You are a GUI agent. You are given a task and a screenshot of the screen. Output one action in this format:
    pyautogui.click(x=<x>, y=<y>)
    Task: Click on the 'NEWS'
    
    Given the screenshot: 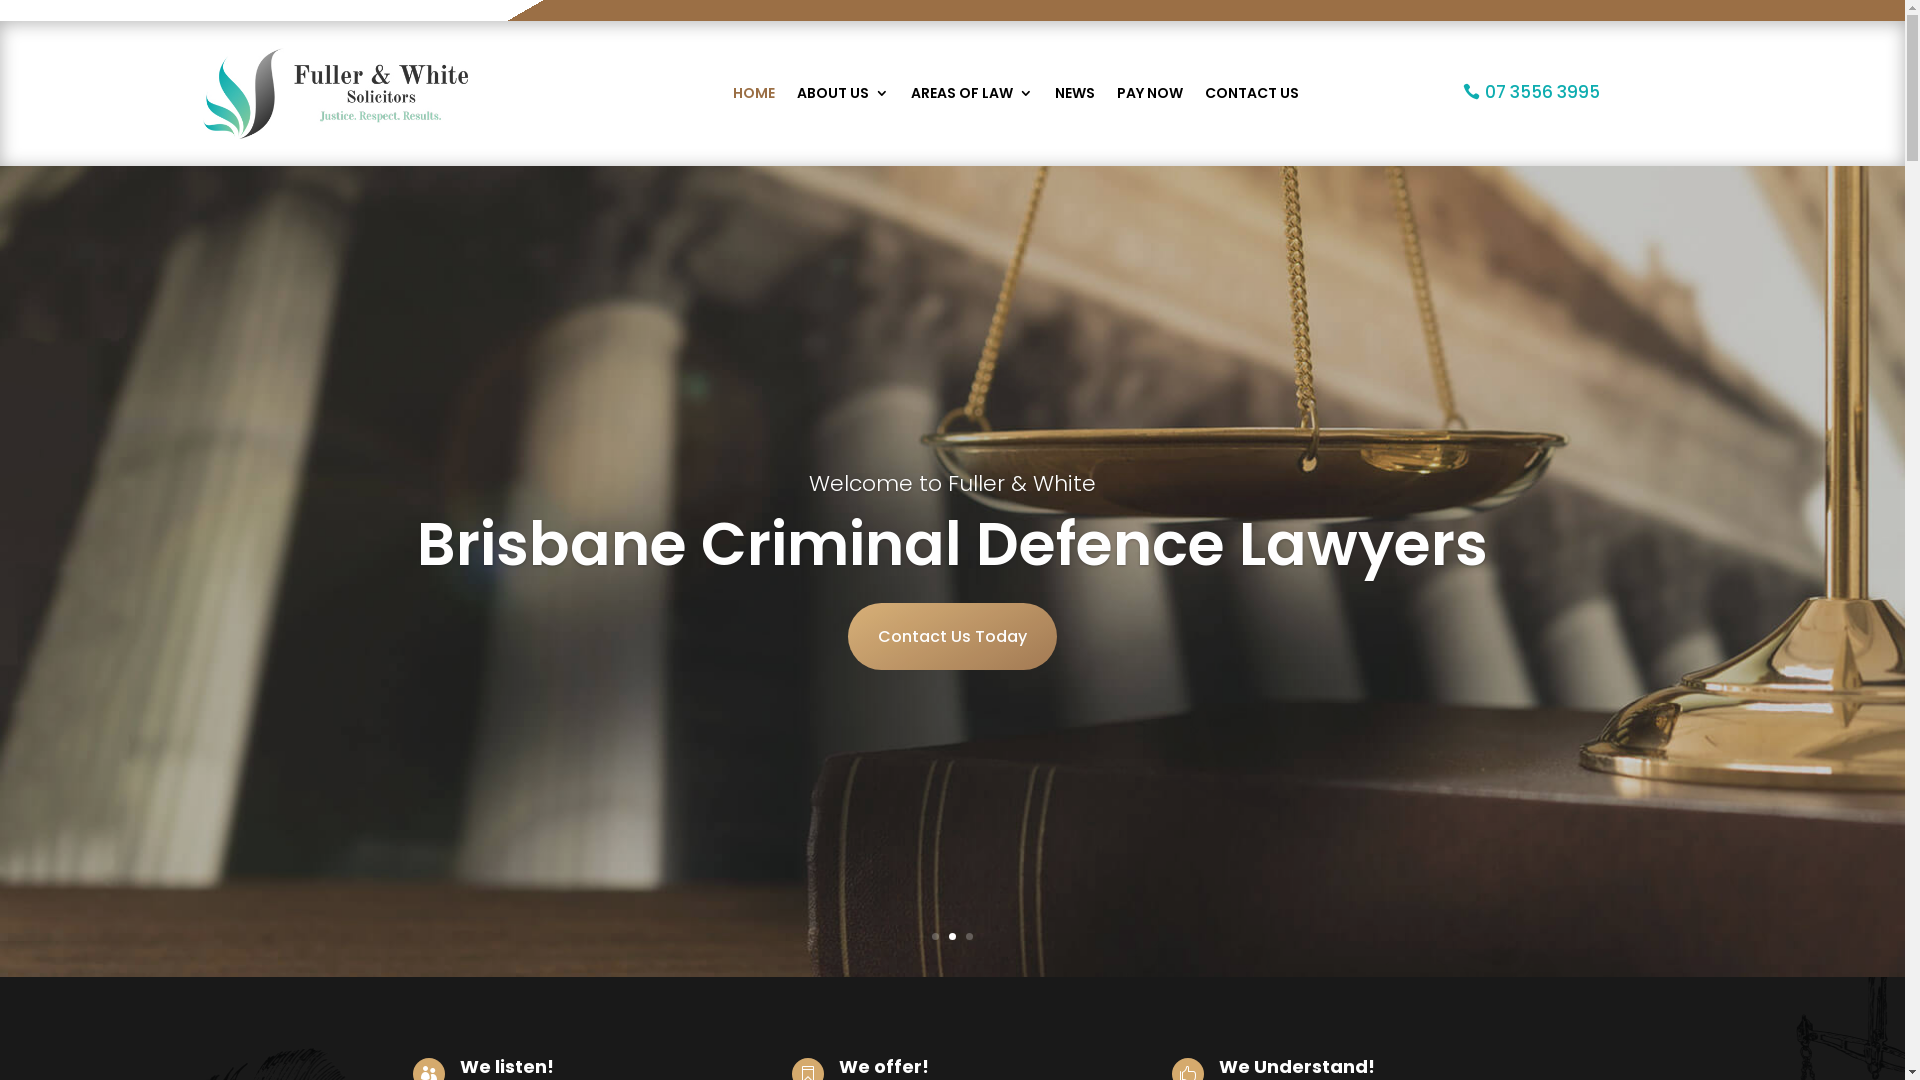 What is the action you would take?
    pyautogui.click(x=1073, y=93)
    